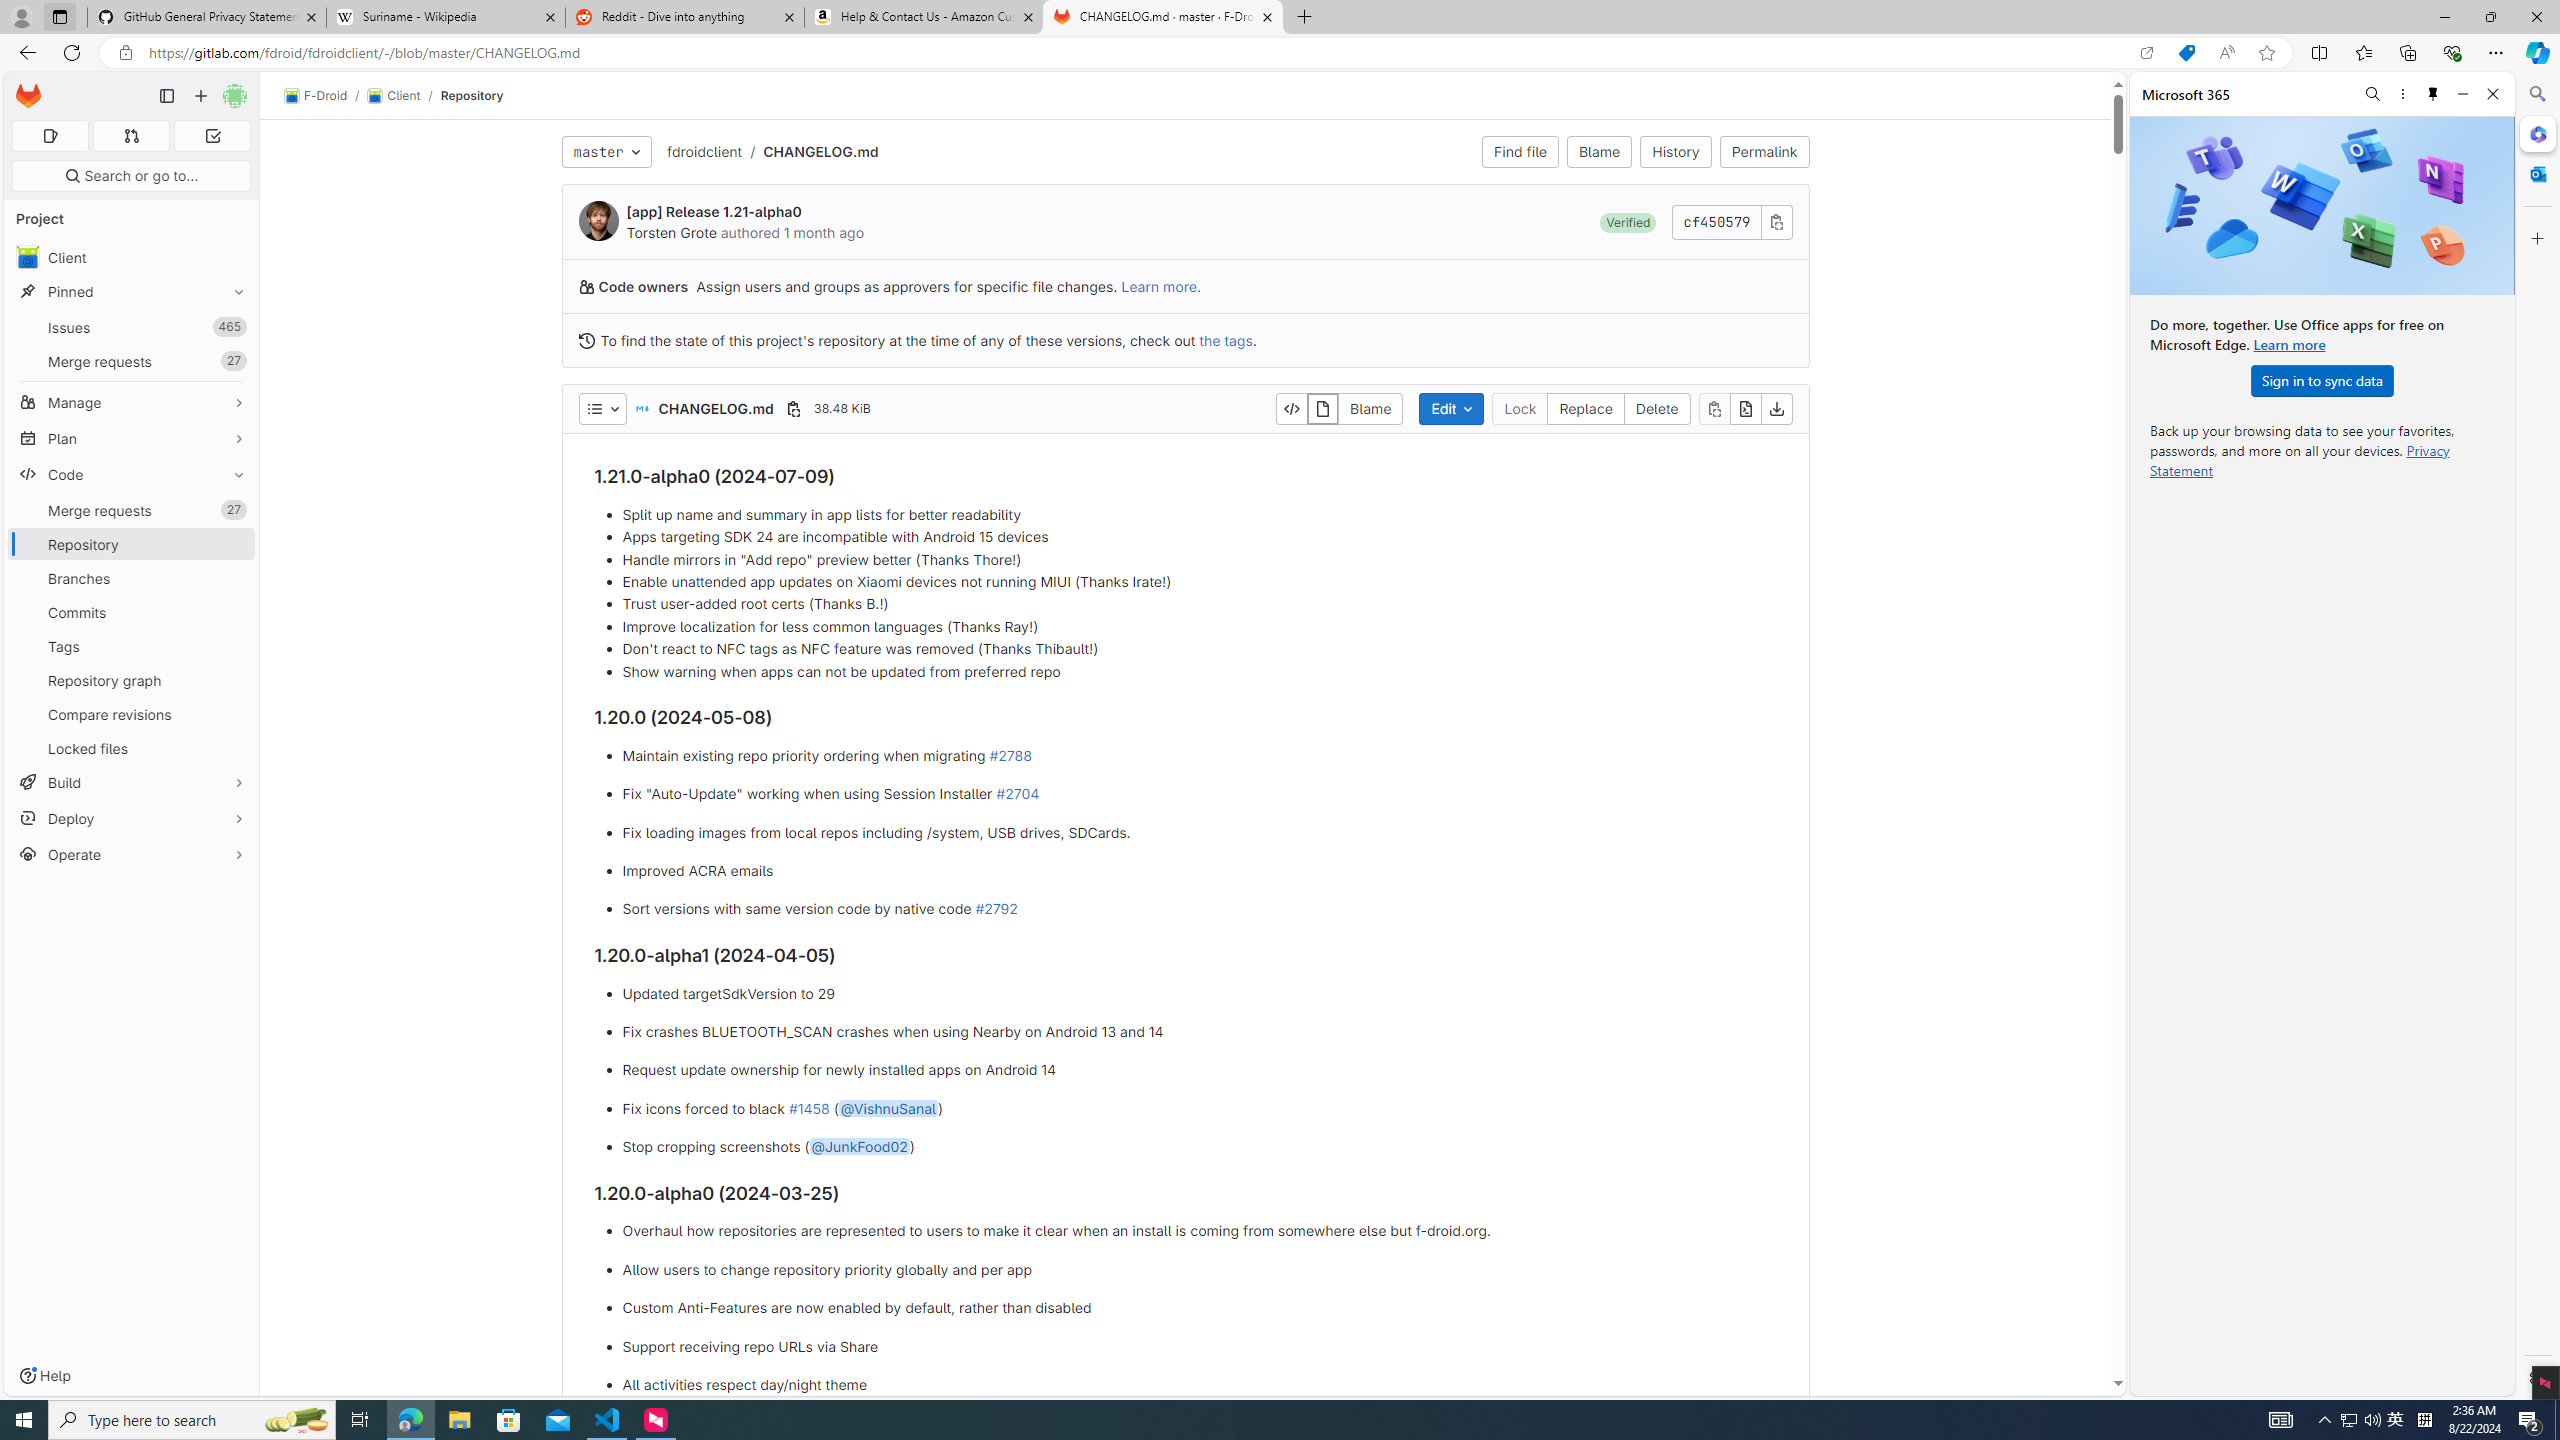 This screenshot has height=1440, width=2560. What do you see at coordinates (315, 95) in the screenshot?
I see `'F-Droid'` at bounding box center [315, 95].